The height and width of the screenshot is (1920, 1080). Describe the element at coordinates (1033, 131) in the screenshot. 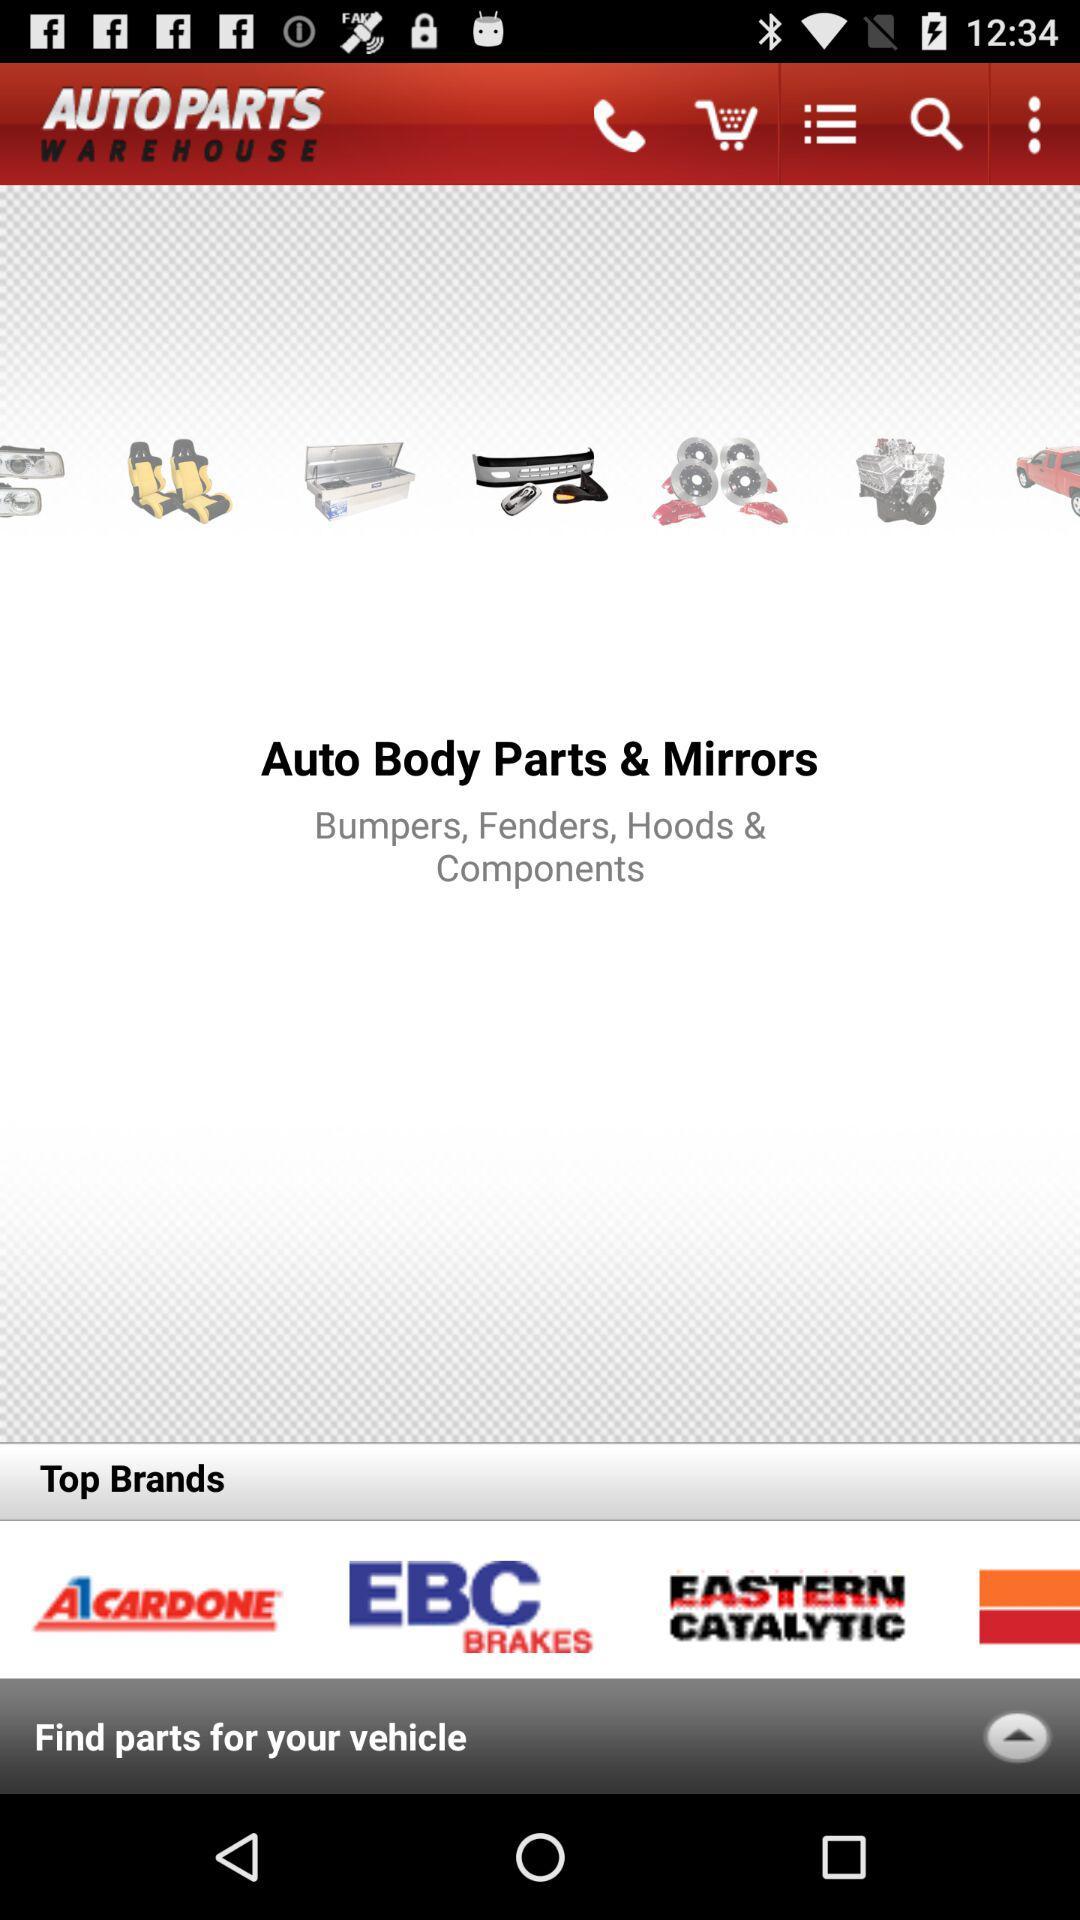

I see `the more icon` at that location.